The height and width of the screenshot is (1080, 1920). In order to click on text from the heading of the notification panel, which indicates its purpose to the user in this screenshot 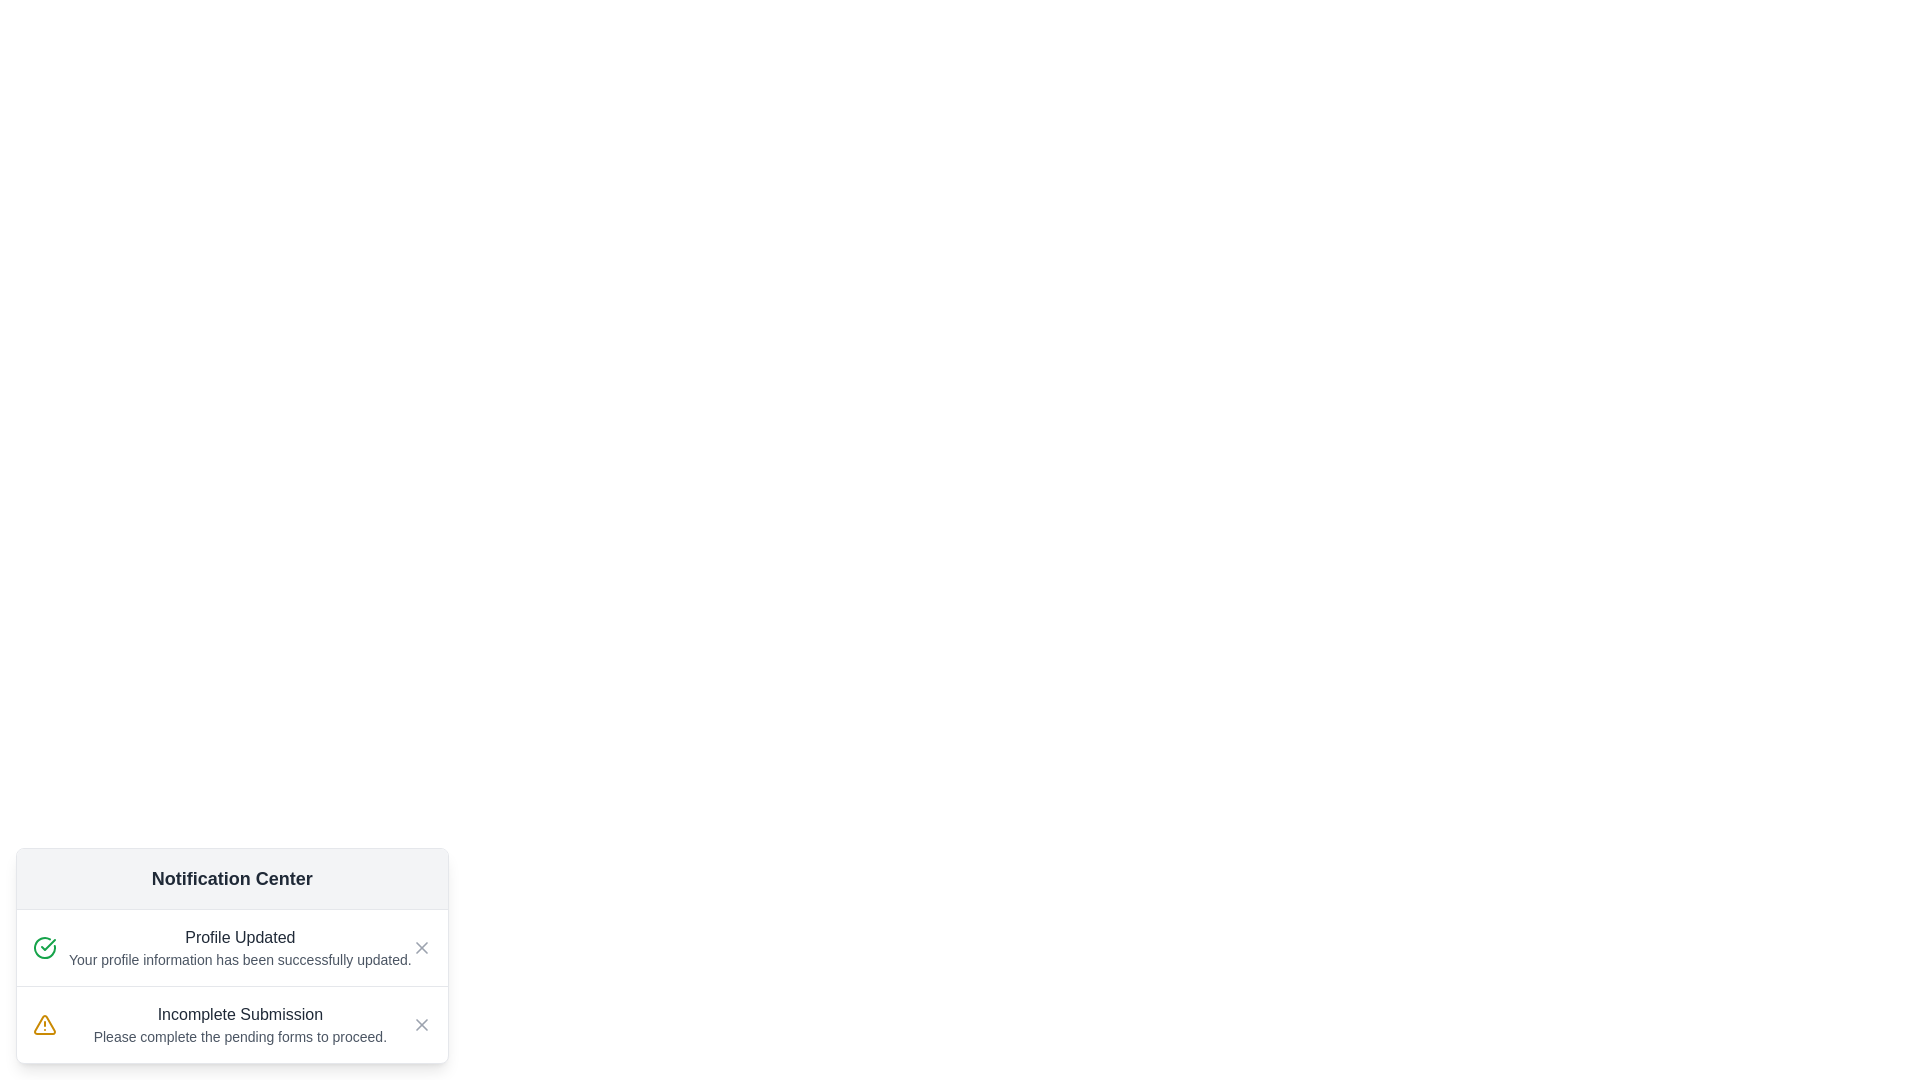, I will do `click(232, 878)`.